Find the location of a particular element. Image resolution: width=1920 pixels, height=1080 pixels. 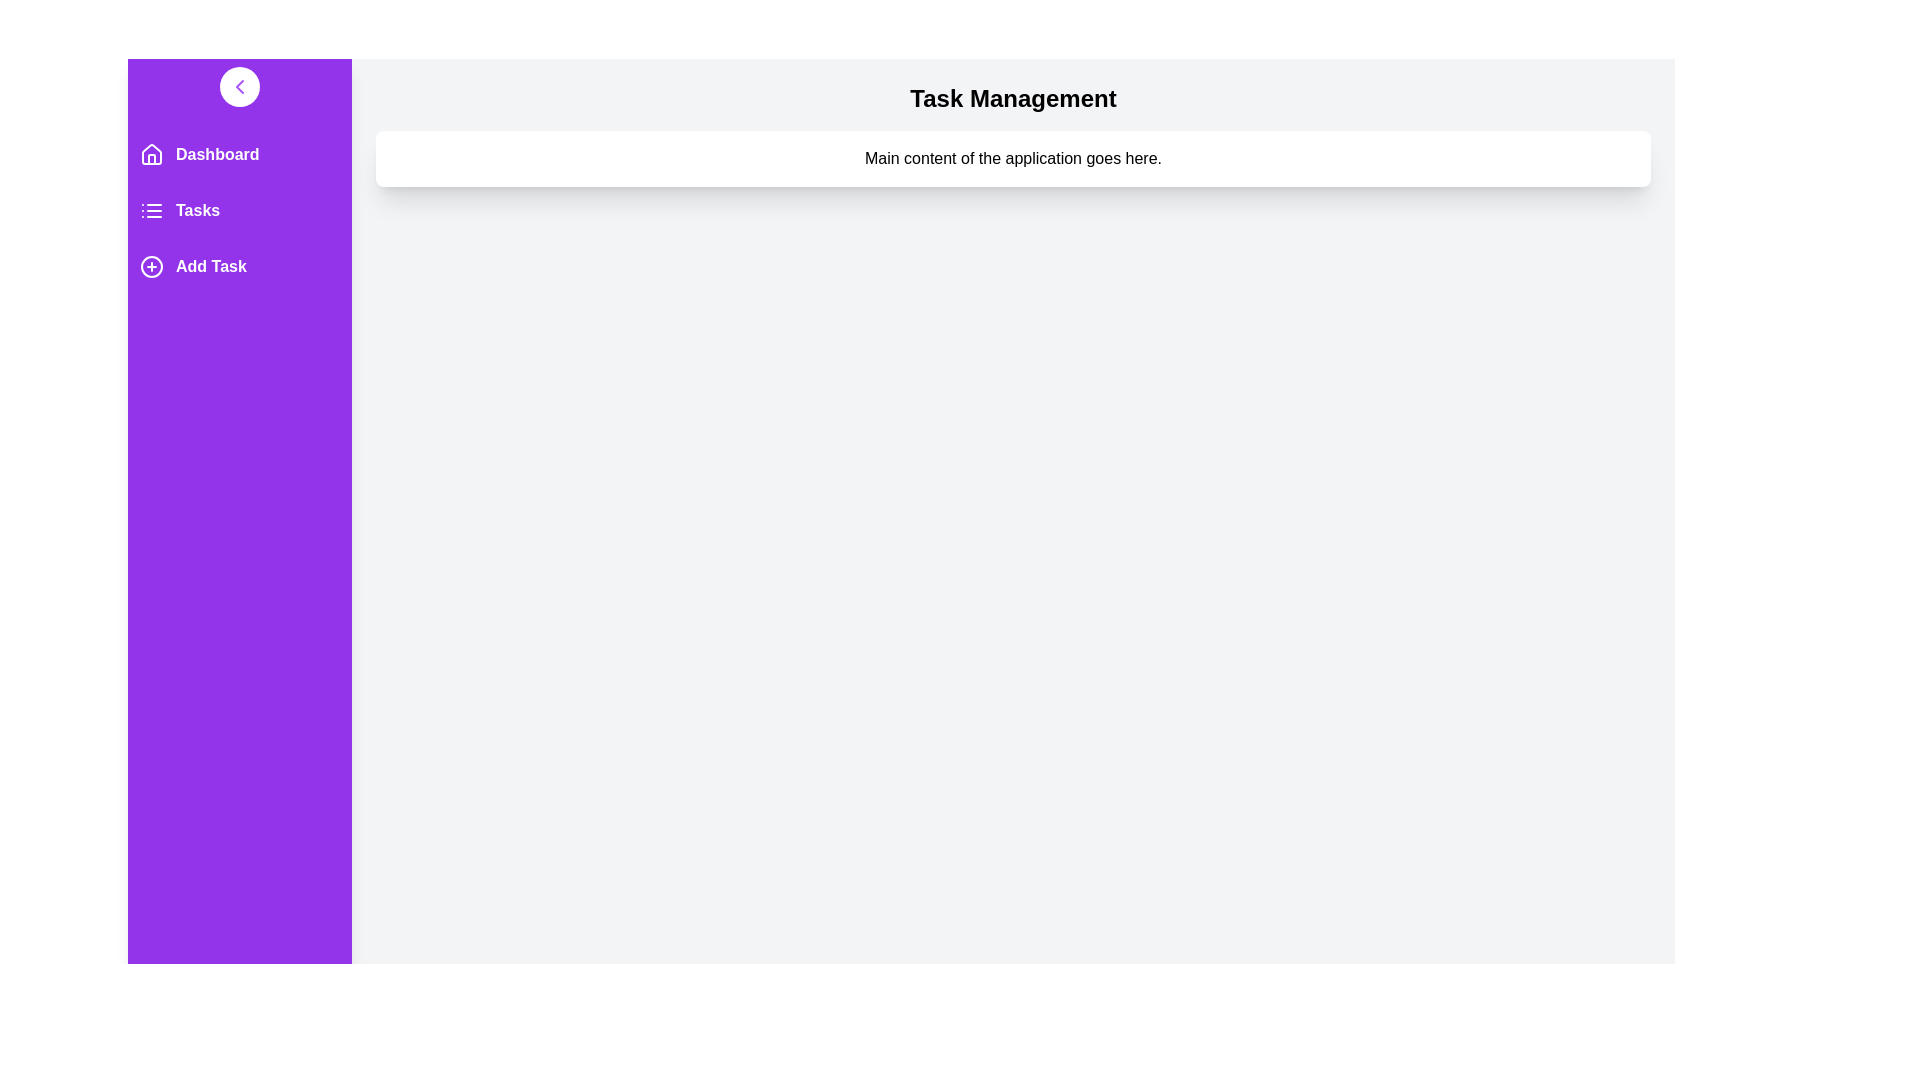

the 'Tasks' menu item in the sidebar is located at coordinates (240, 211).